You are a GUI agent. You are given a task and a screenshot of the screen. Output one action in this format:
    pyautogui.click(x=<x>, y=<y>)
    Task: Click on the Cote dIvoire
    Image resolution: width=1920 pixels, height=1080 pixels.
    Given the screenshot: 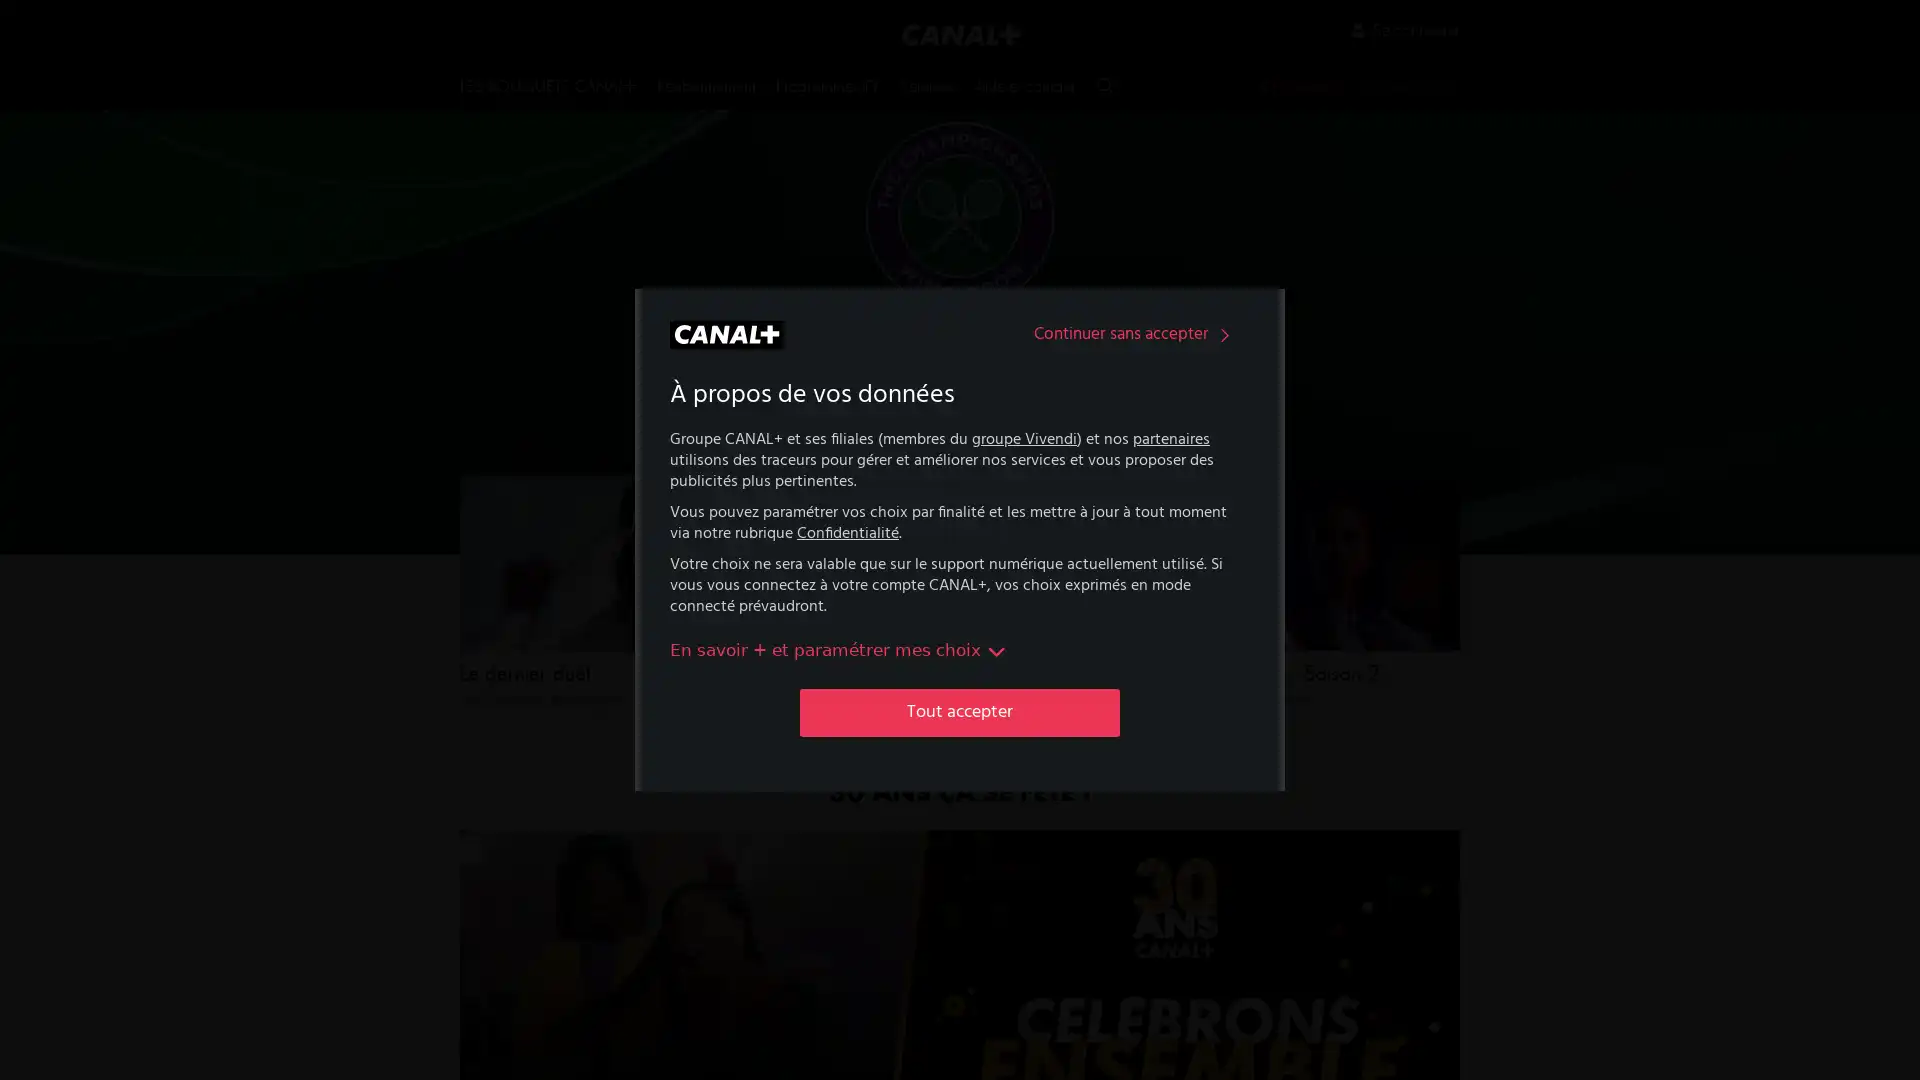 What is the action you would take?
    pyautogui.click(x=768, y=674)
    